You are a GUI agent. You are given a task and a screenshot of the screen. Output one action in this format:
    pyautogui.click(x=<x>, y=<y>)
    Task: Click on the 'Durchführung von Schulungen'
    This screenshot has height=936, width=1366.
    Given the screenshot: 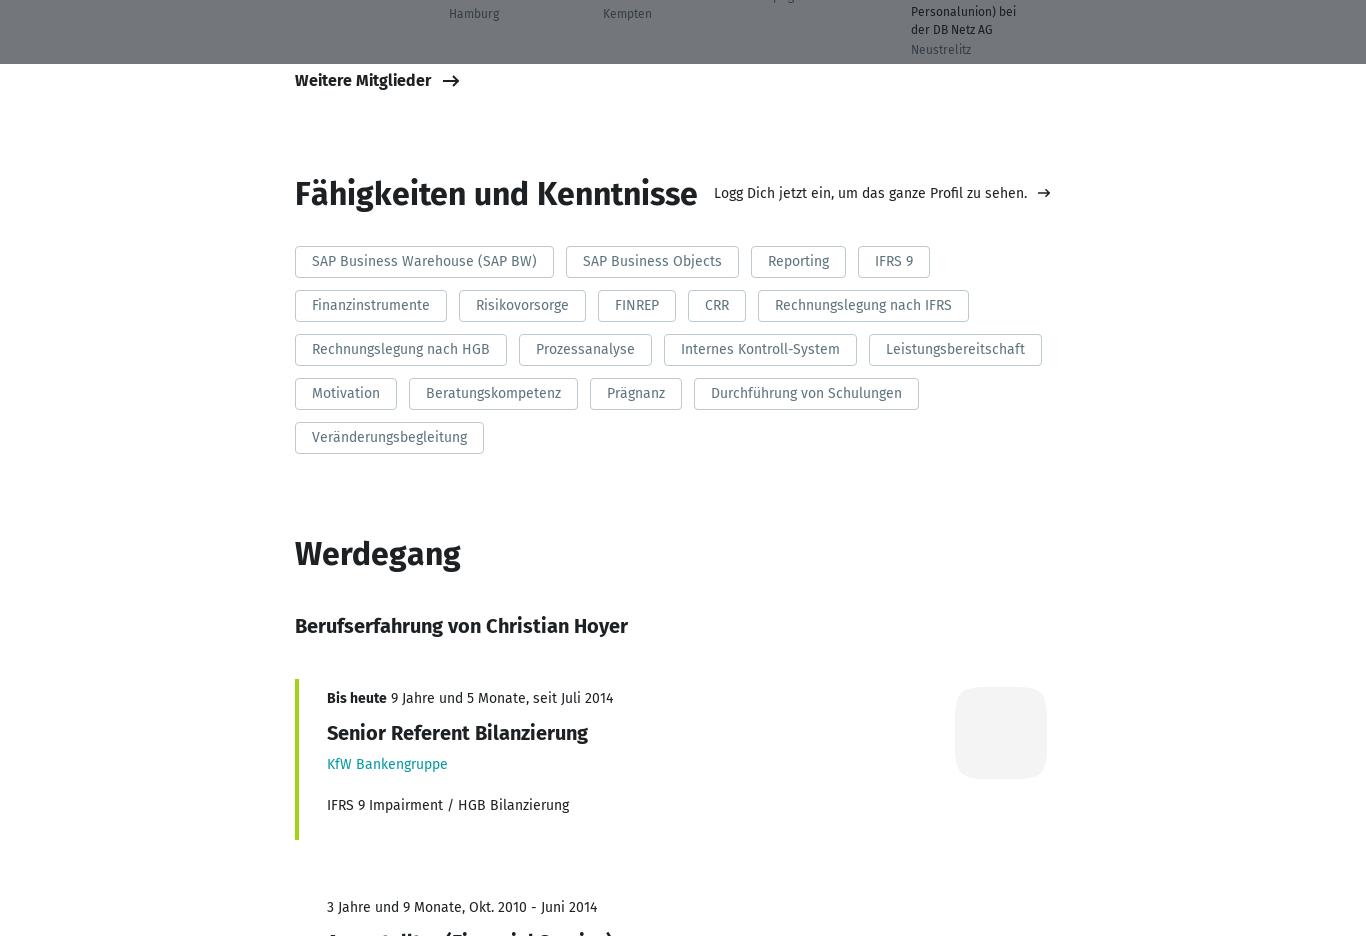 What is the action you would take?
    pyautogui.click(x=804, y=391)
    